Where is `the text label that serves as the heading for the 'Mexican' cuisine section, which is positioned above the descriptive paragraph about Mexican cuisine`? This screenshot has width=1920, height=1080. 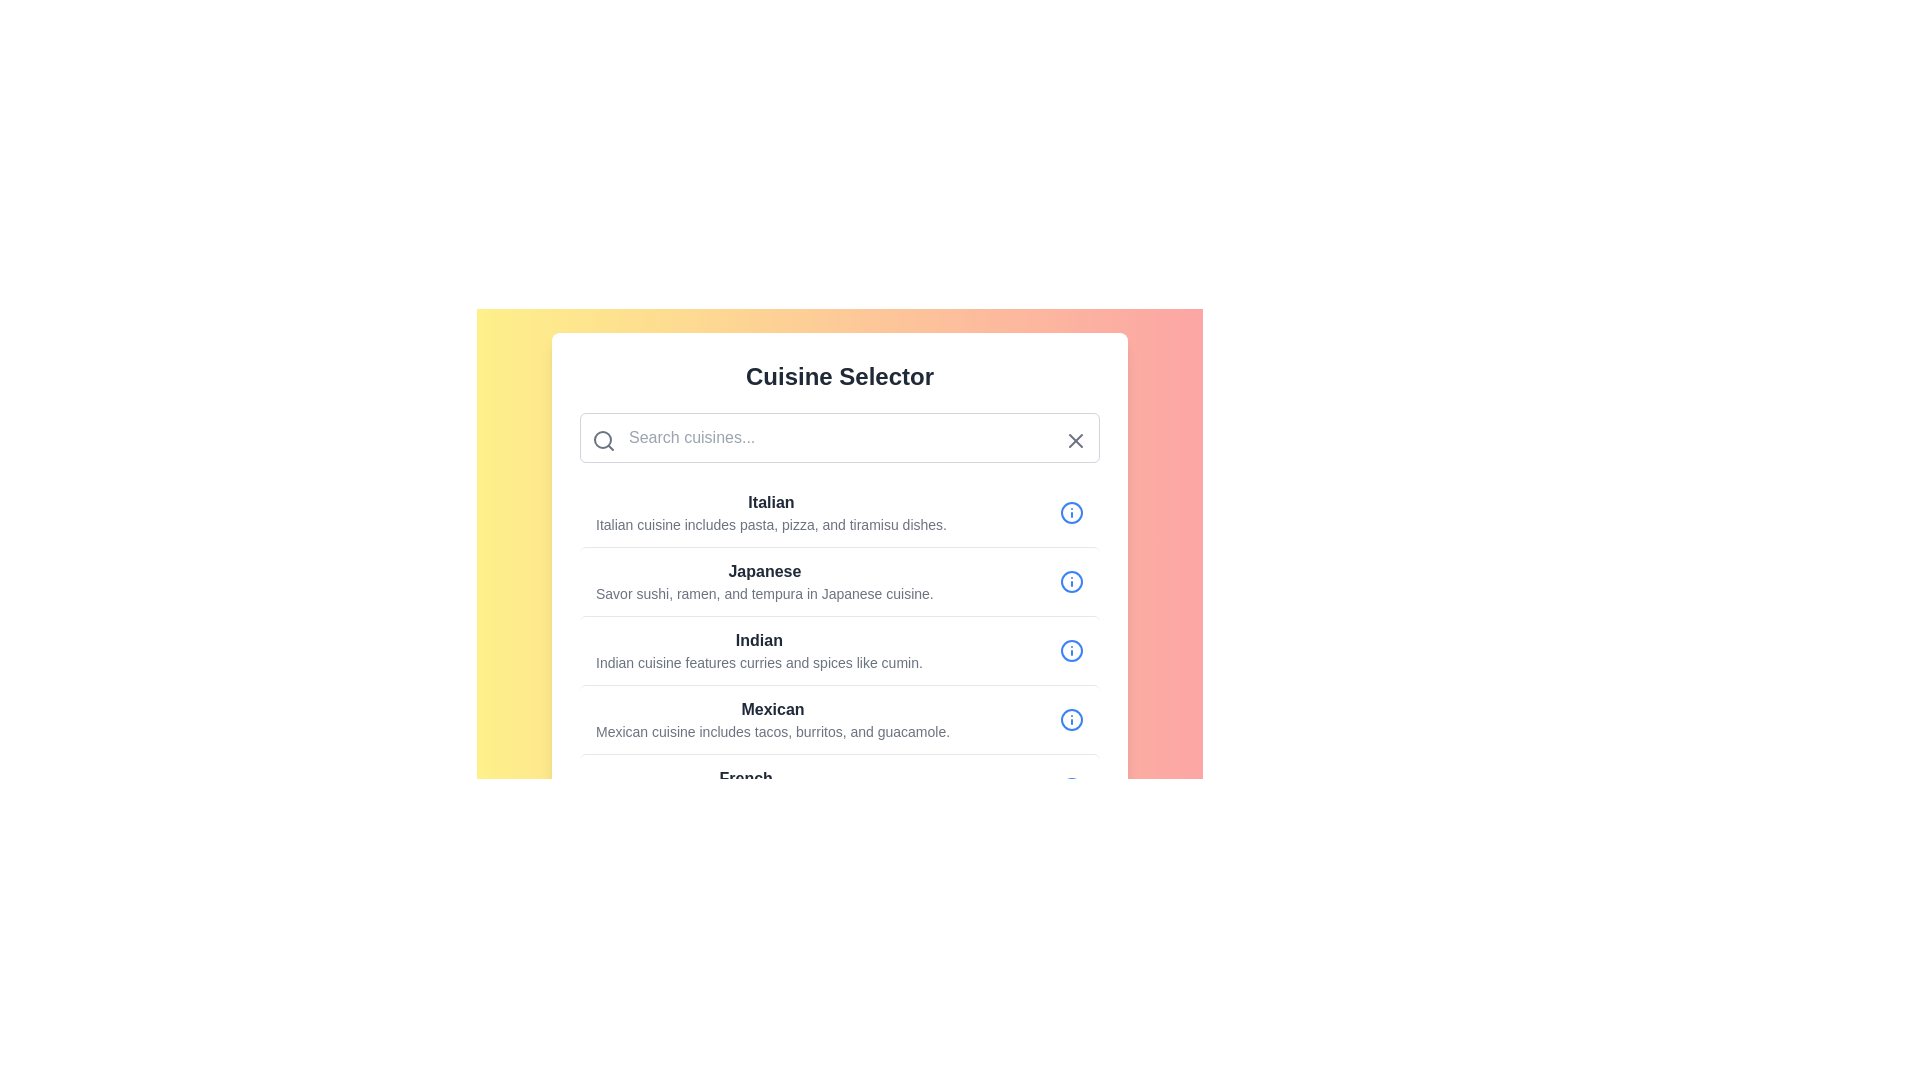 the text label that serves as the heading for the 'Mexican' cuisine section, which is positioned above the descriptive paragraph about Mexican cuisine is located at coordinates (771, 708).